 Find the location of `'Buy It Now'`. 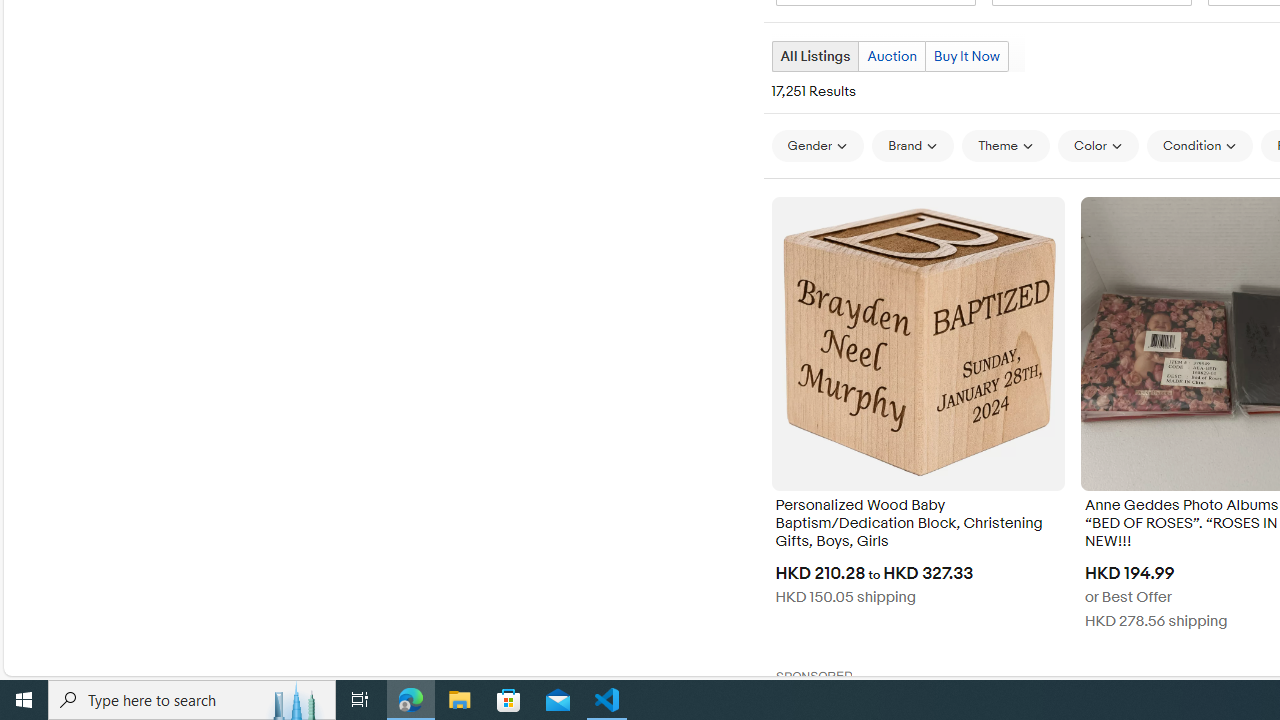

'Buy It Now' is located at coordinates (966, 55).